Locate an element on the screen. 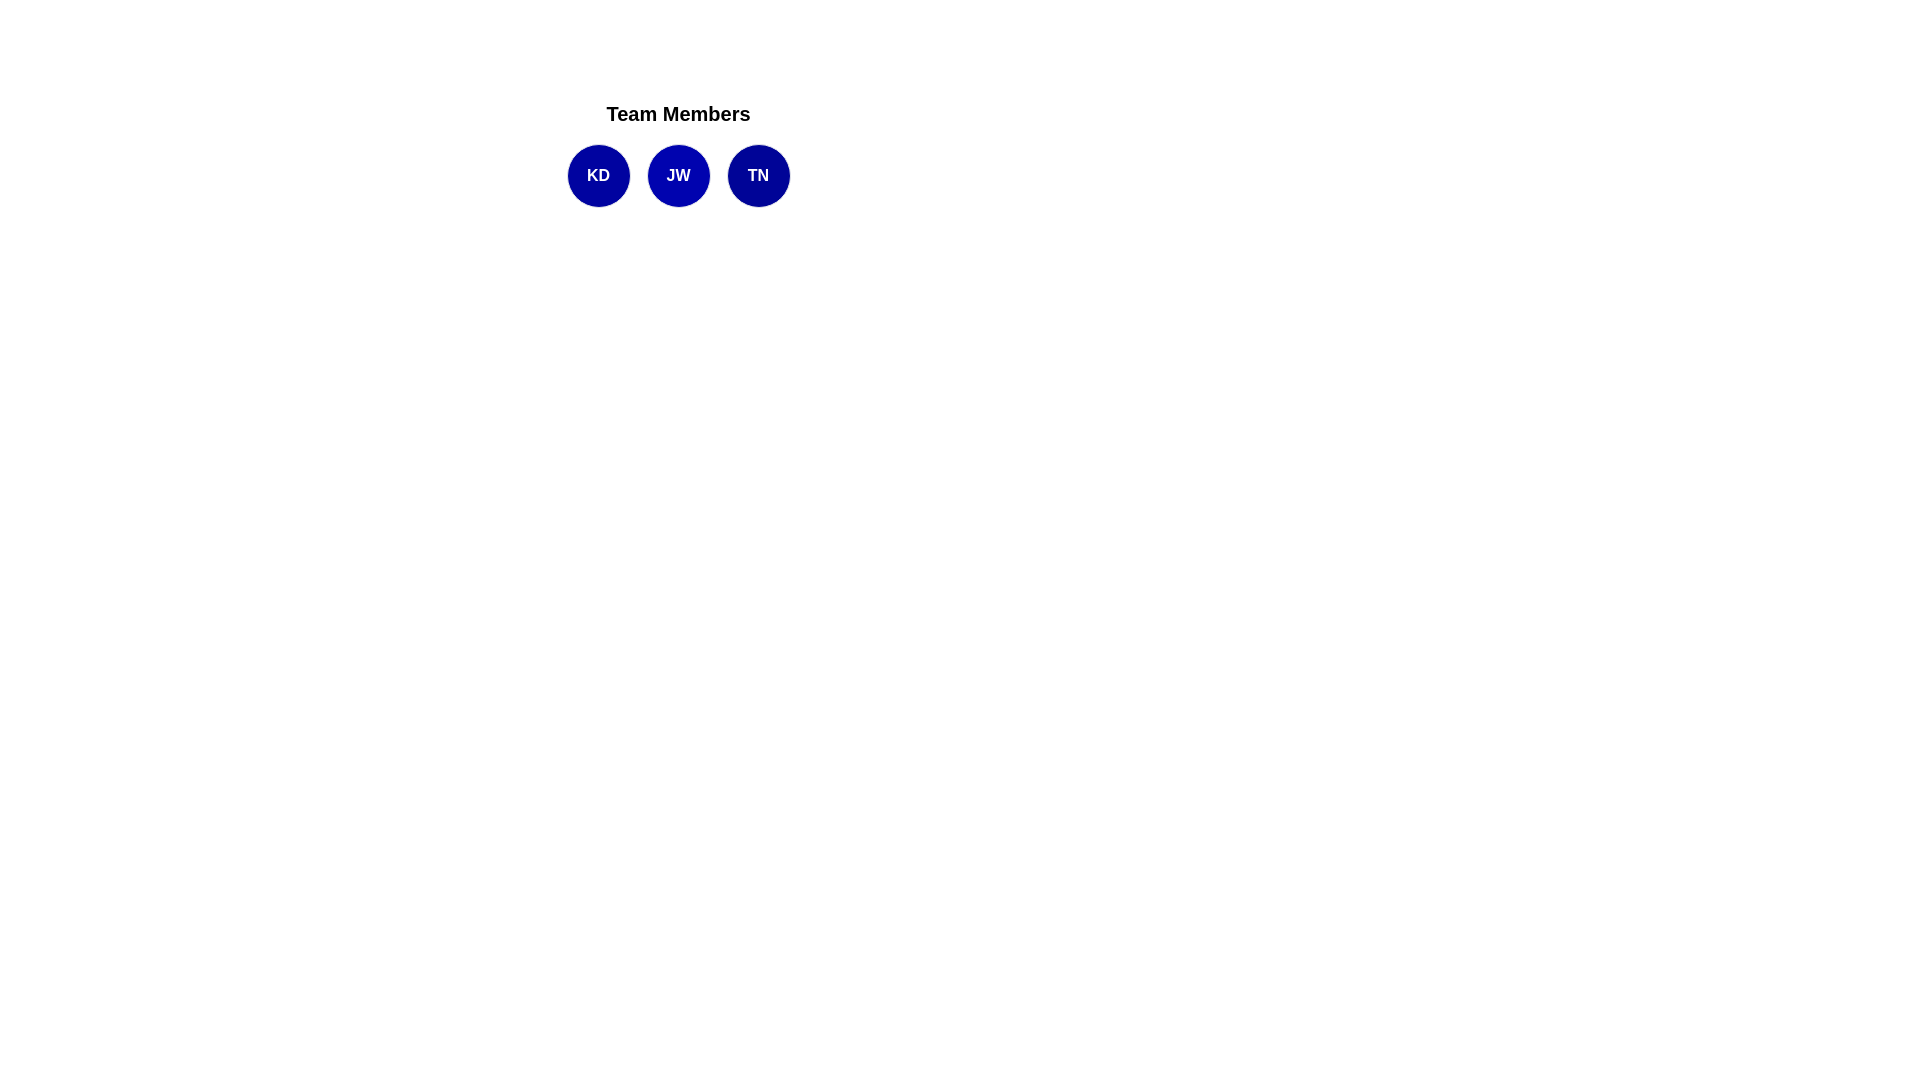  the circular badge labeled 'JW' with white letters on a blue background, which is the second item in a set of three under the 'Team Members' heading is located at coordinates (678, 175).